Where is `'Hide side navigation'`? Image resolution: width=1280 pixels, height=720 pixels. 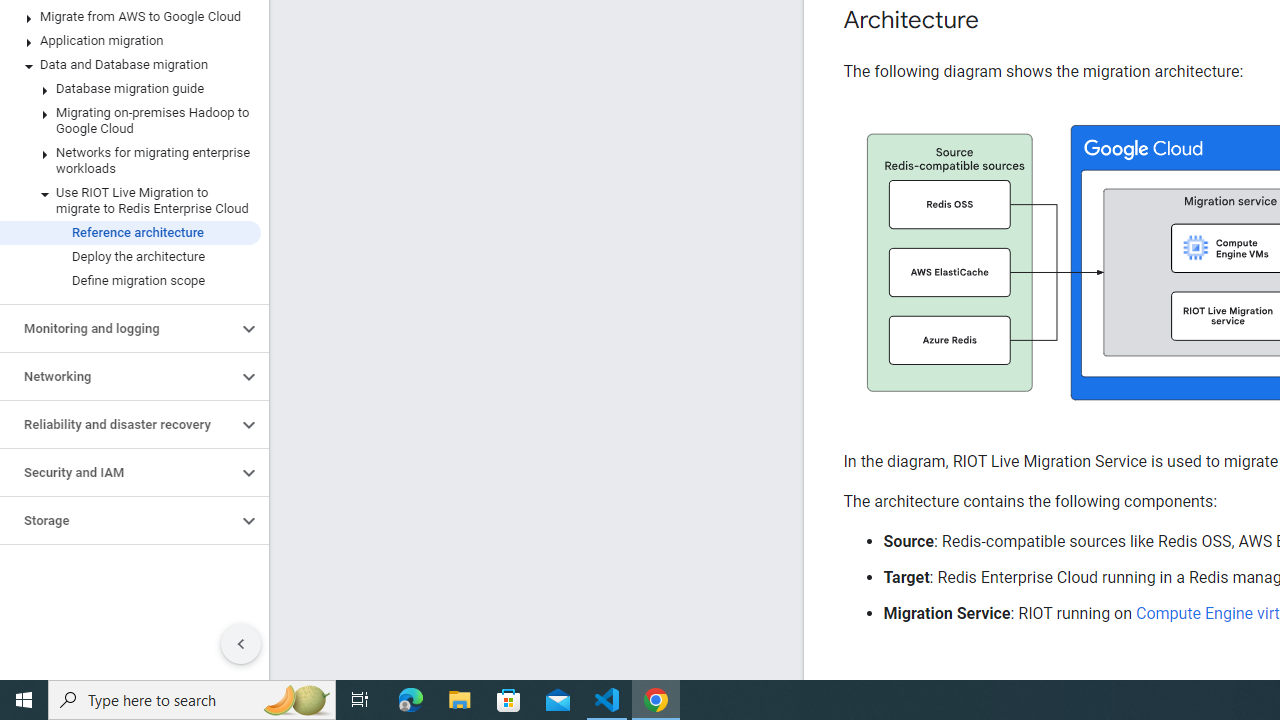 'Hide side navigation' is located at coordinates (240, 644).